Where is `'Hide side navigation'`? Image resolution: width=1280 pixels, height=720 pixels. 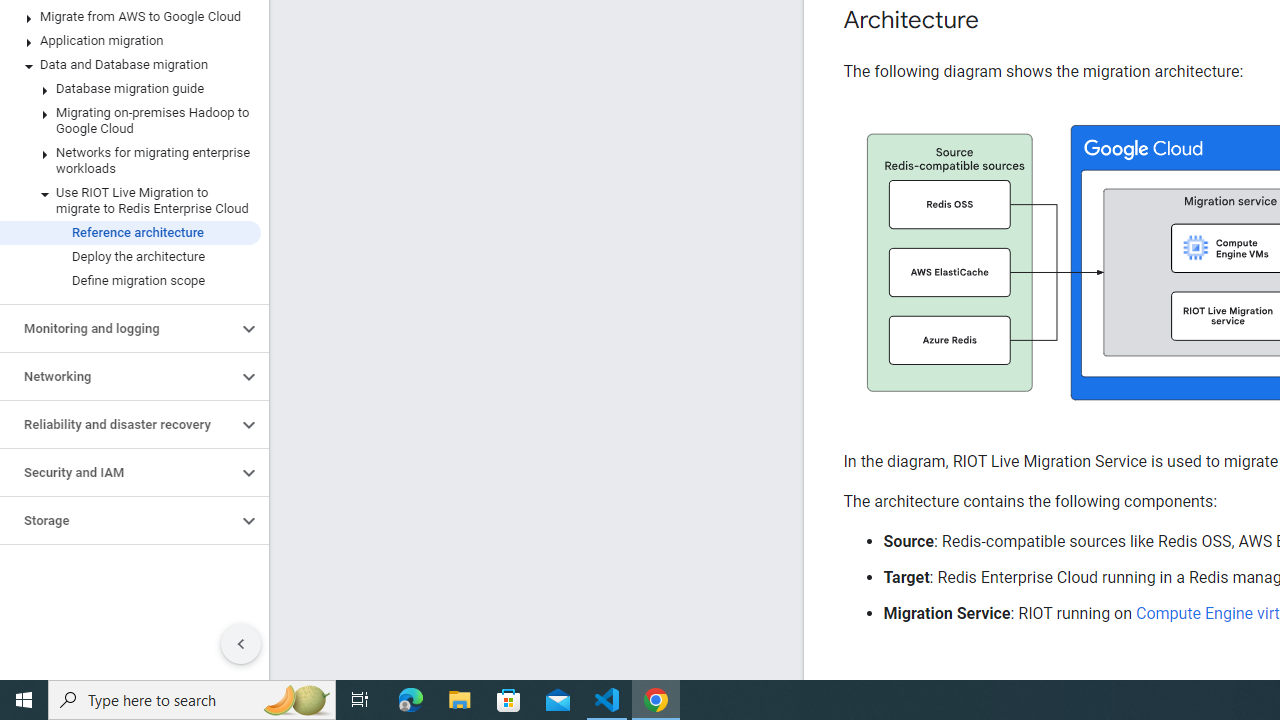 'Hide side navigation' is located at coordinates (240, 644).